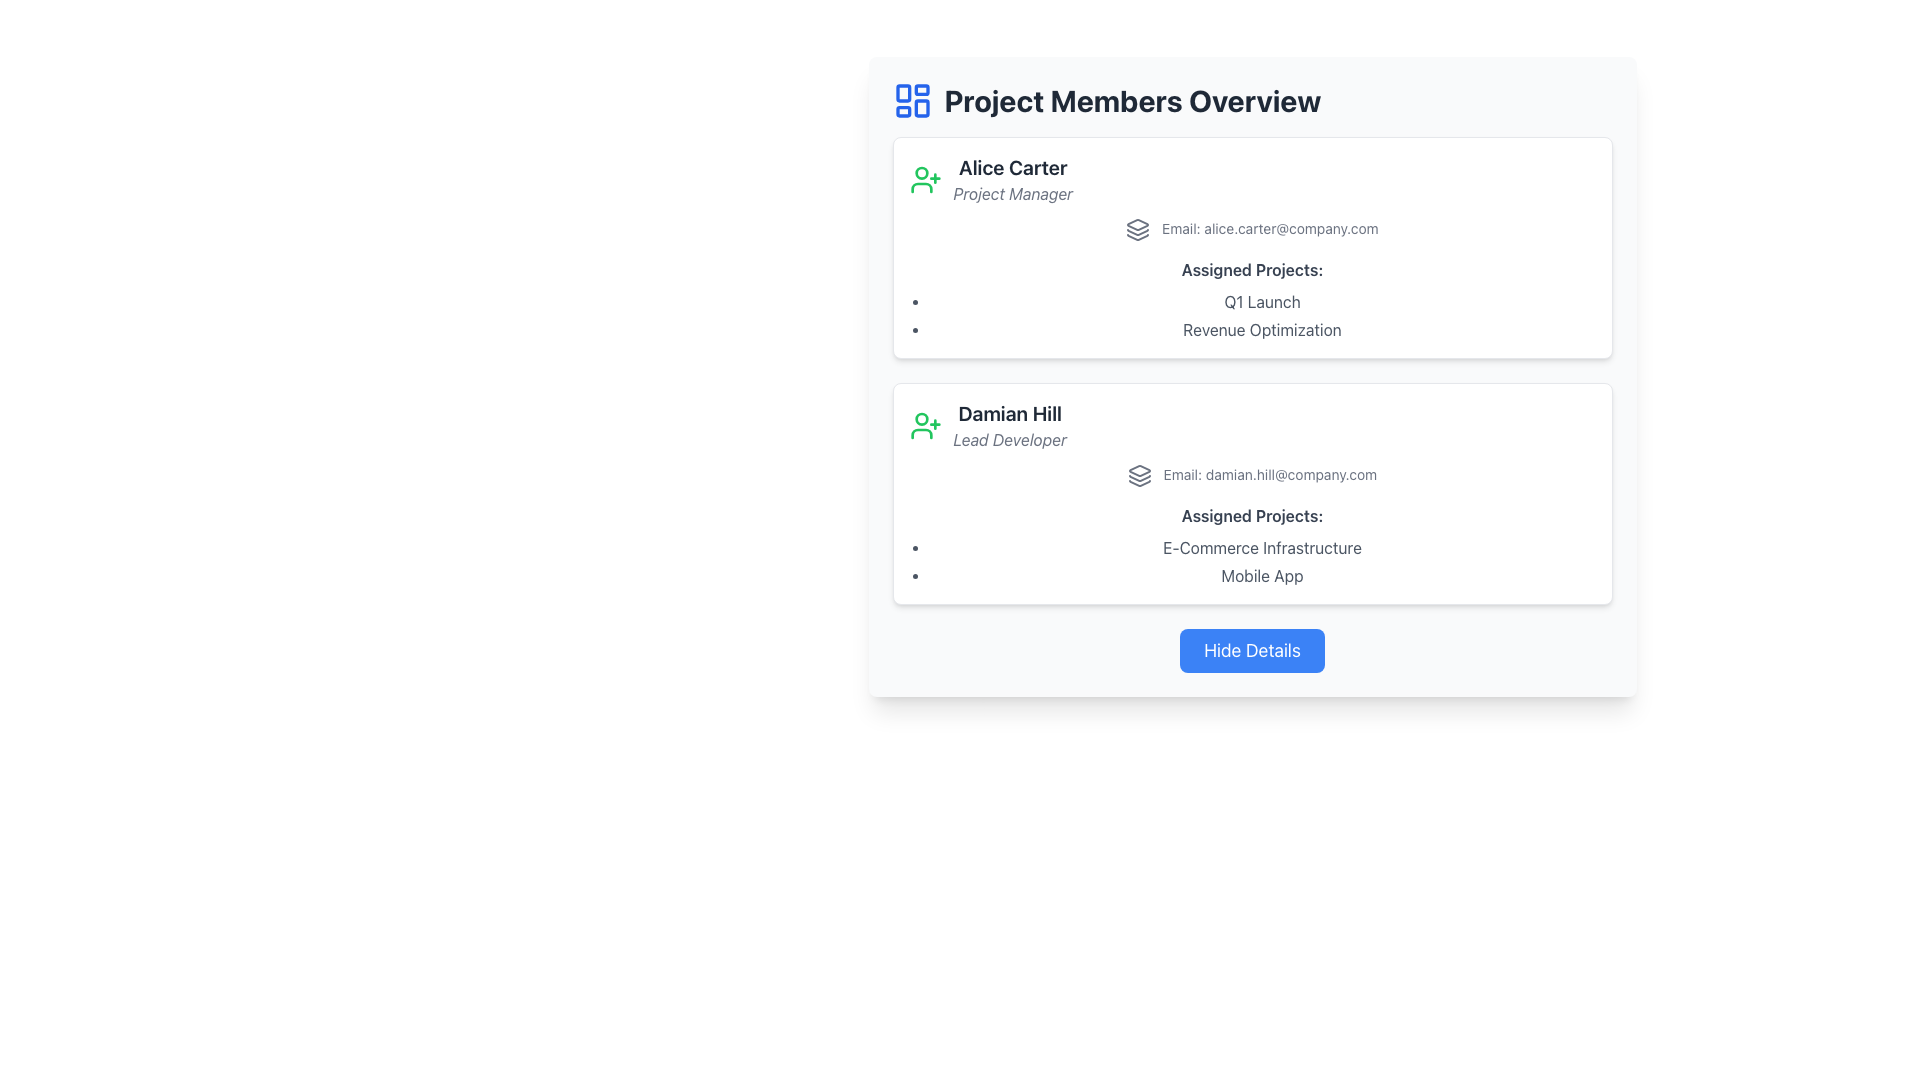 The height and width of the screenshot is (1080, 1920). What do you see at coordinates (1013, 180) in the screenshot?
I see `the Text Display element that presents the identity and role of 'Alice Carter' located in the top-left corner of the 'Project Members Overview' section` at bounding box center [1013, 180].